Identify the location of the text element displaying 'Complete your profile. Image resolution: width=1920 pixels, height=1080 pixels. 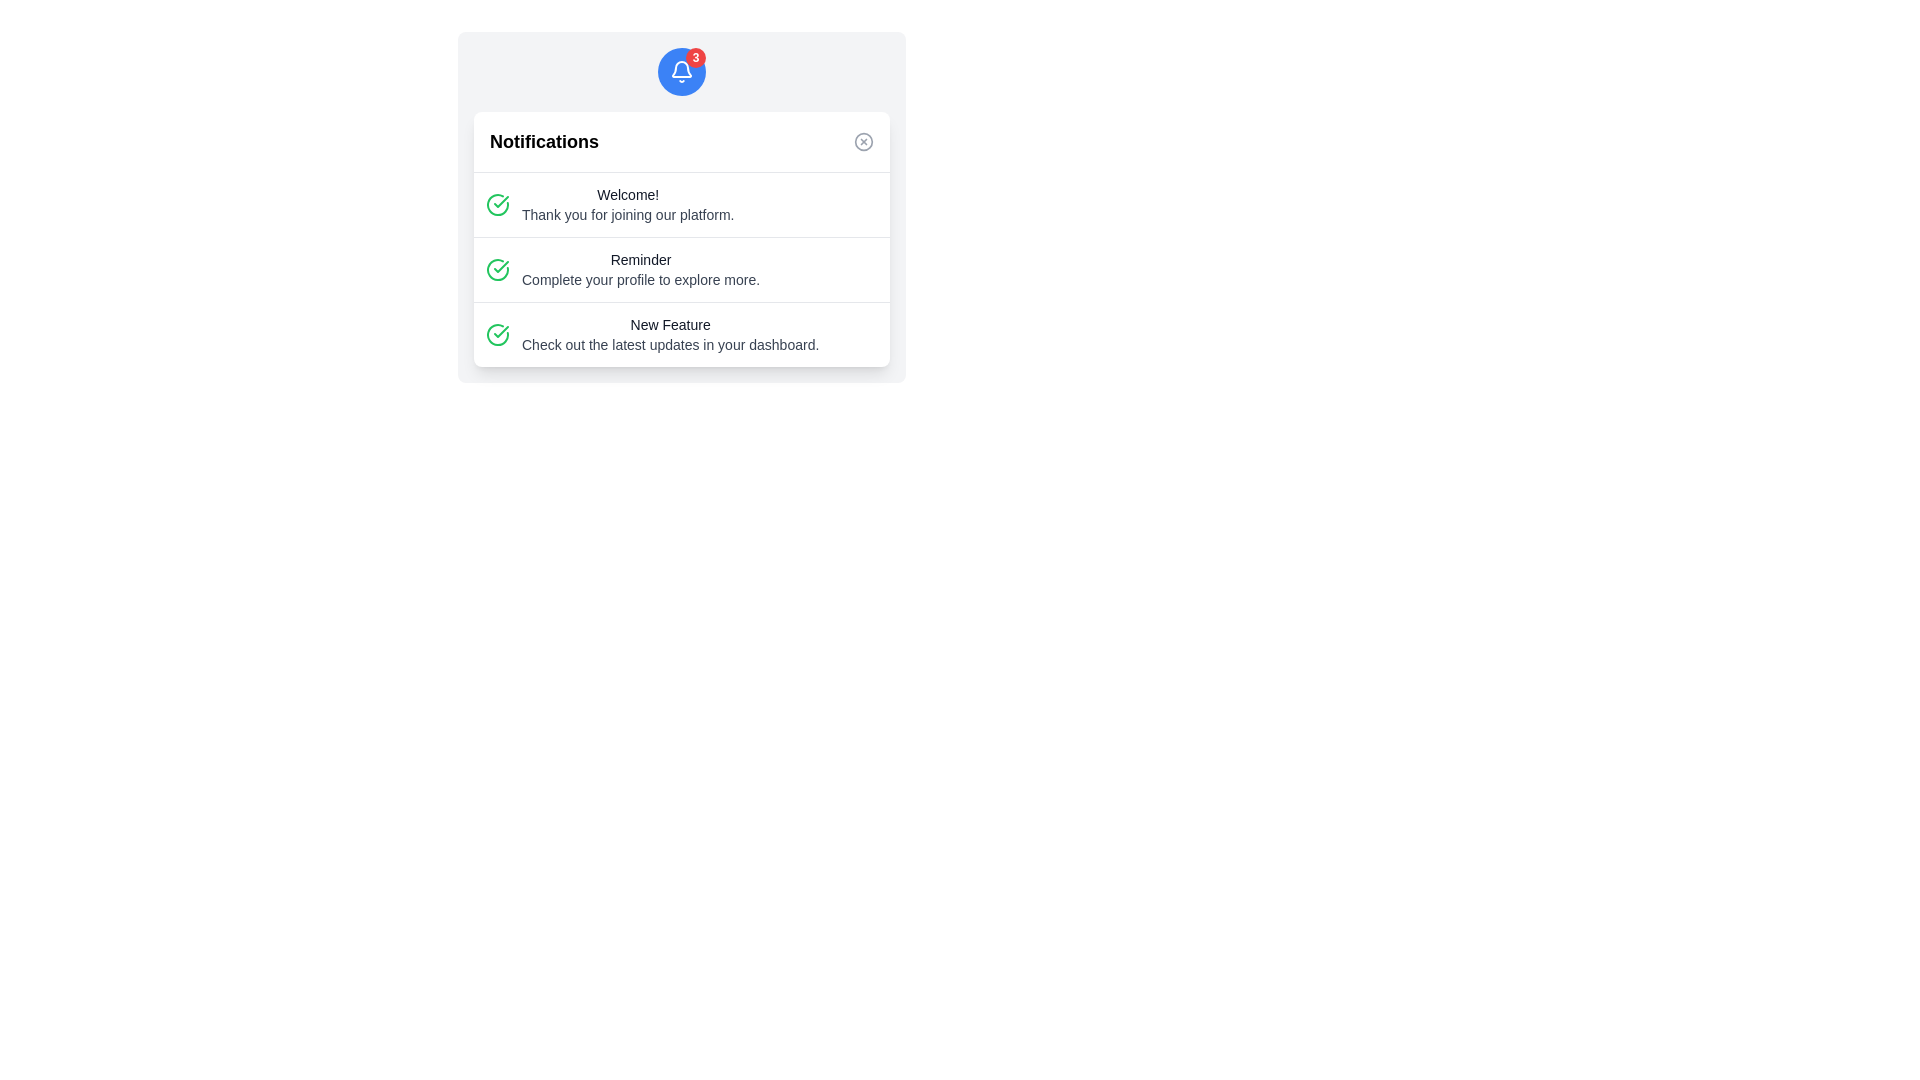
(641, 280).